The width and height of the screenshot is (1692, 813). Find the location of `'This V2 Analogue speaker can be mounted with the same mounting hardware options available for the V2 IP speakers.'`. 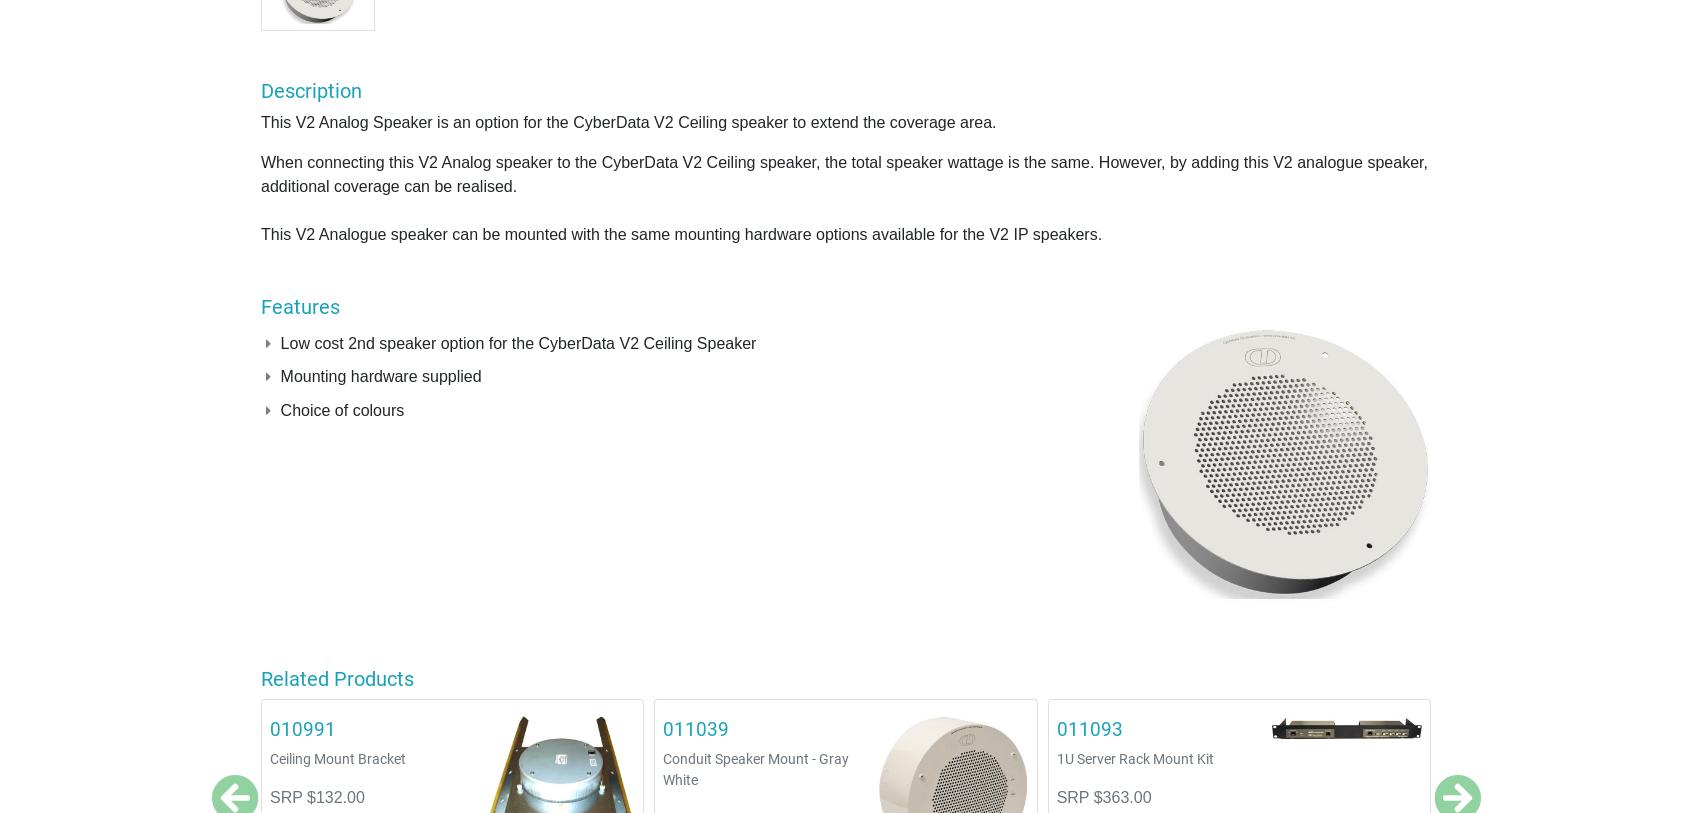

'This V2 Analogue speaker can be mounted with the same mounting hardware options available for the V2 IP speakers.' is located at coordinates (261, 232).